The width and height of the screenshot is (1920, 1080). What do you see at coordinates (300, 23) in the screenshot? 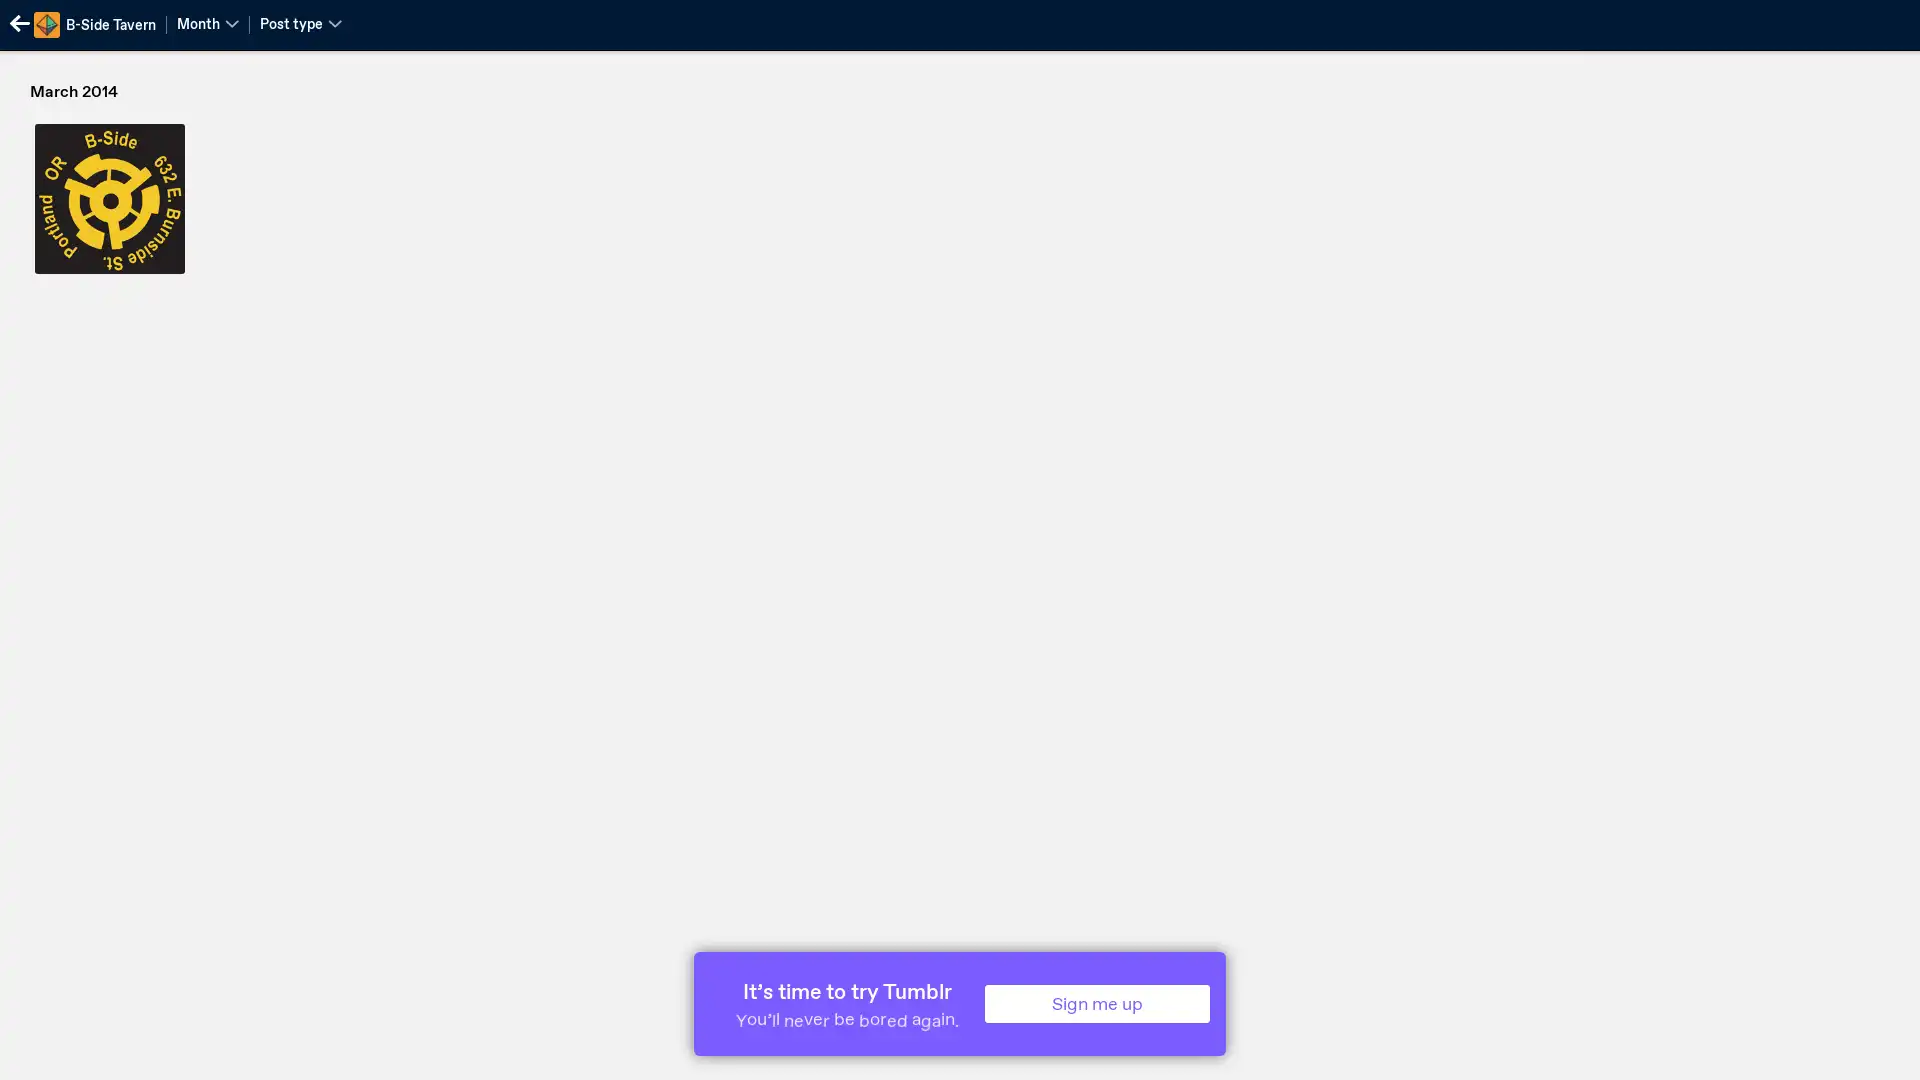
I see `Post type` at bounding box center [300, 23].